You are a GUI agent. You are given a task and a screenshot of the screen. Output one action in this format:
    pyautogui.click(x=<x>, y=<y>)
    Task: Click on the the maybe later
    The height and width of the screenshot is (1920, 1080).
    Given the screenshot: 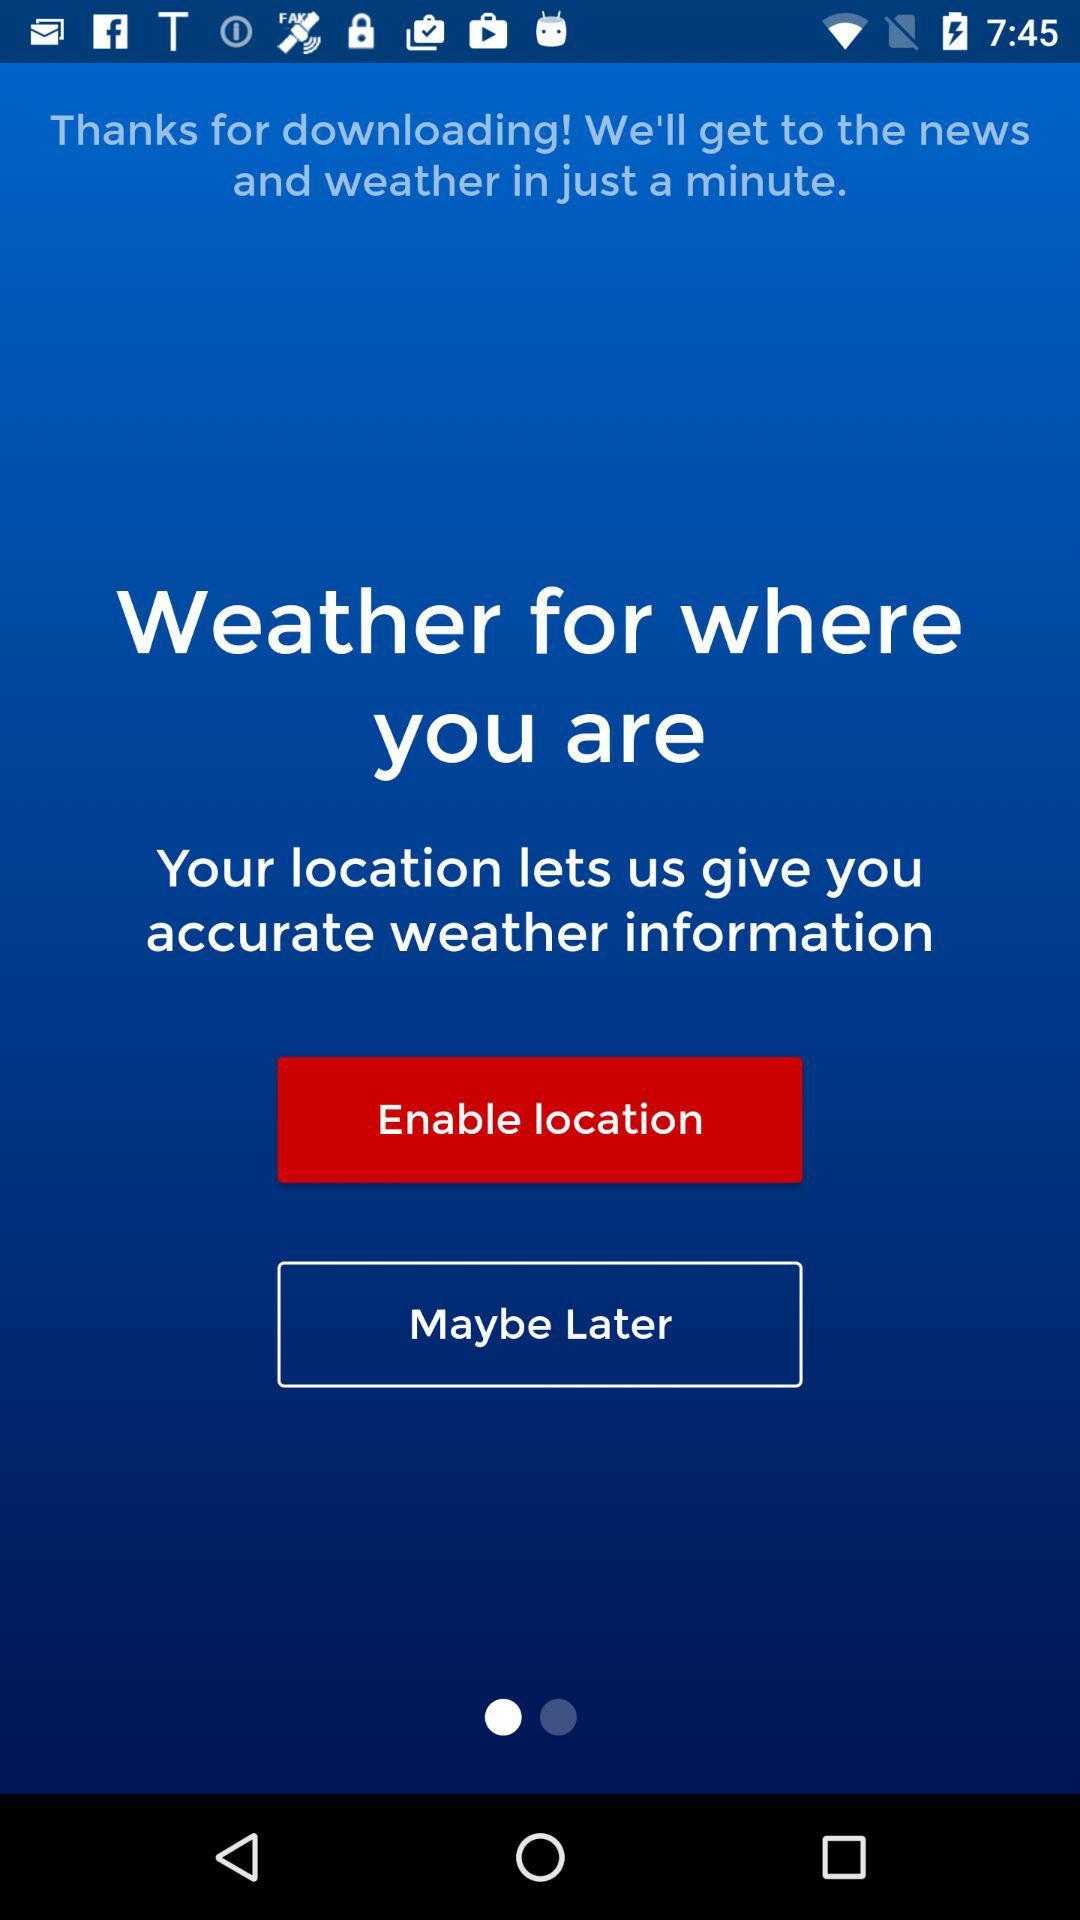 What is the action you would take?
    pyautogui.click(x=540, y=1324)
    